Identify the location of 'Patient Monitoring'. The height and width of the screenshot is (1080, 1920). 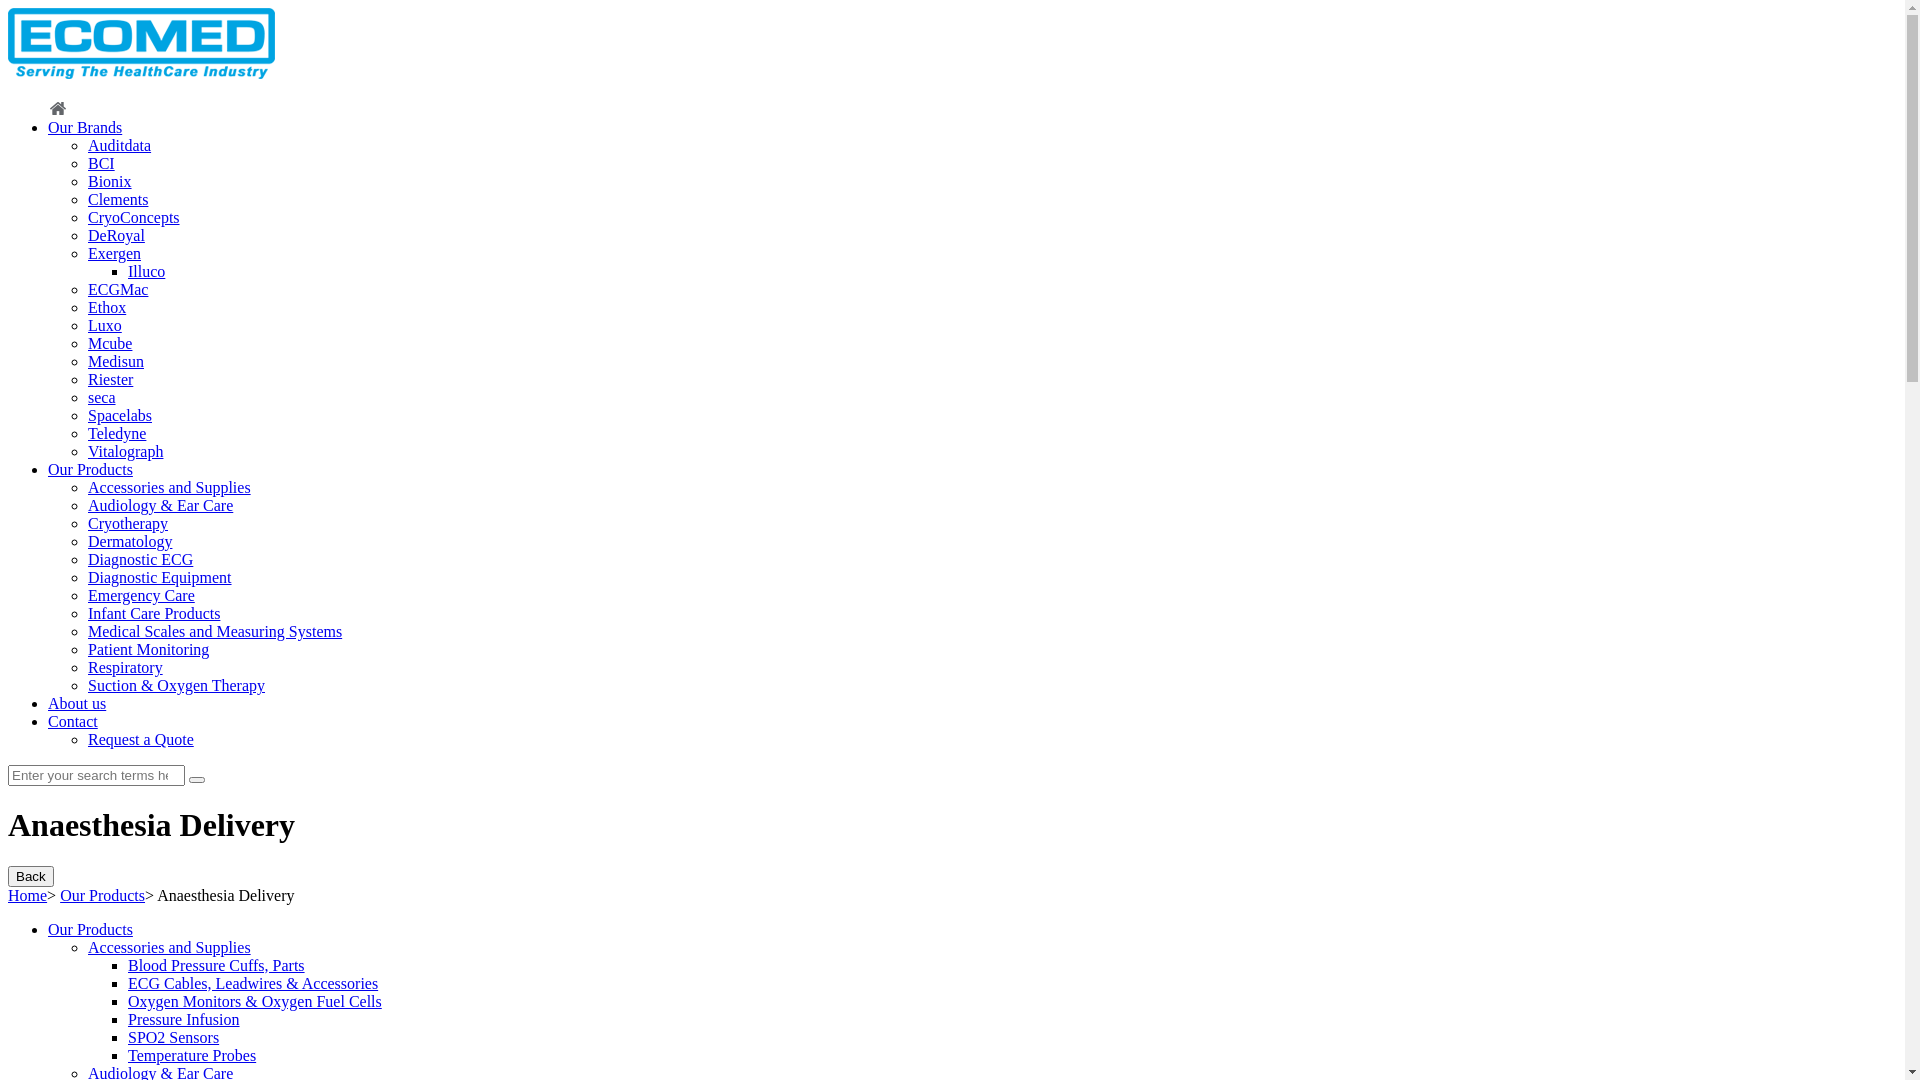
(86, 649).